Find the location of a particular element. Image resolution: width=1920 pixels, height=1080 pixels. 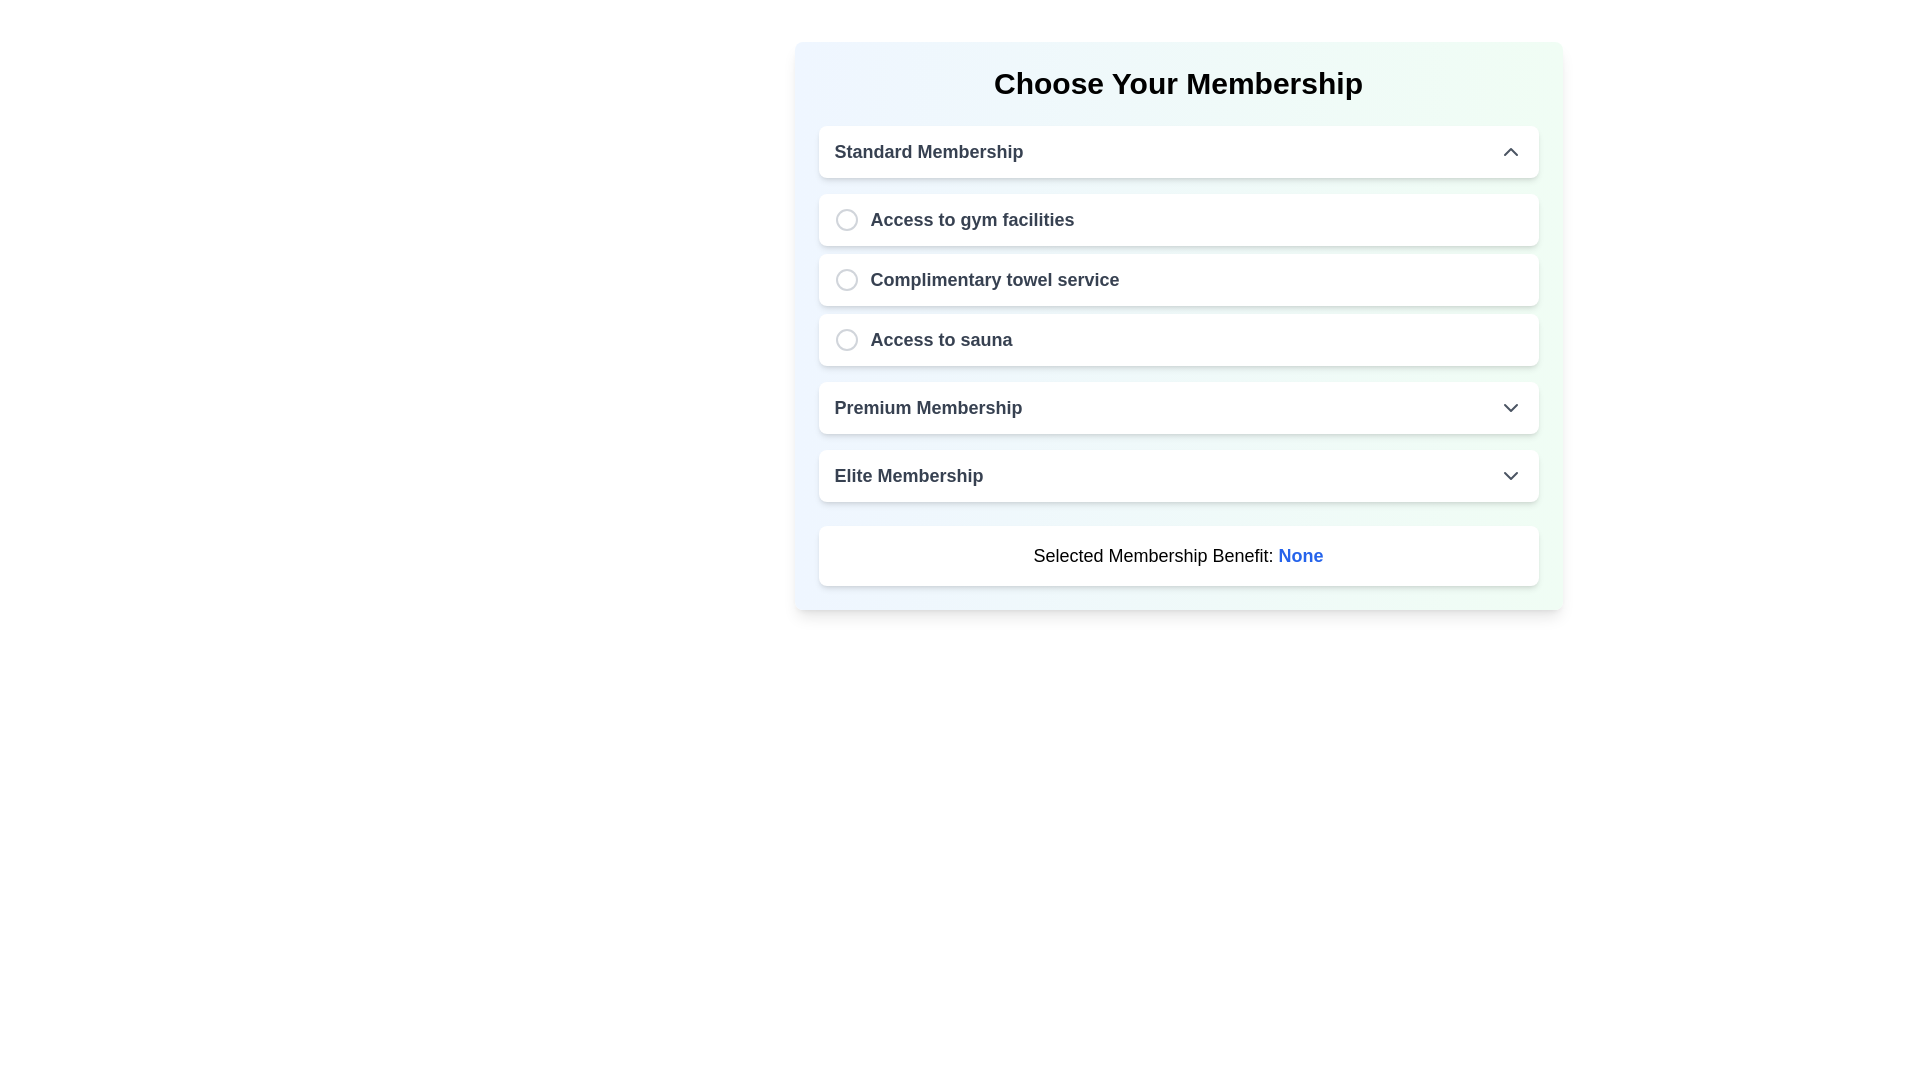

the circular radio button located to the left of the text 'Access to gym facilities' in the 'Choose Your Membership' selection interface is located at coordinates (846, 219).